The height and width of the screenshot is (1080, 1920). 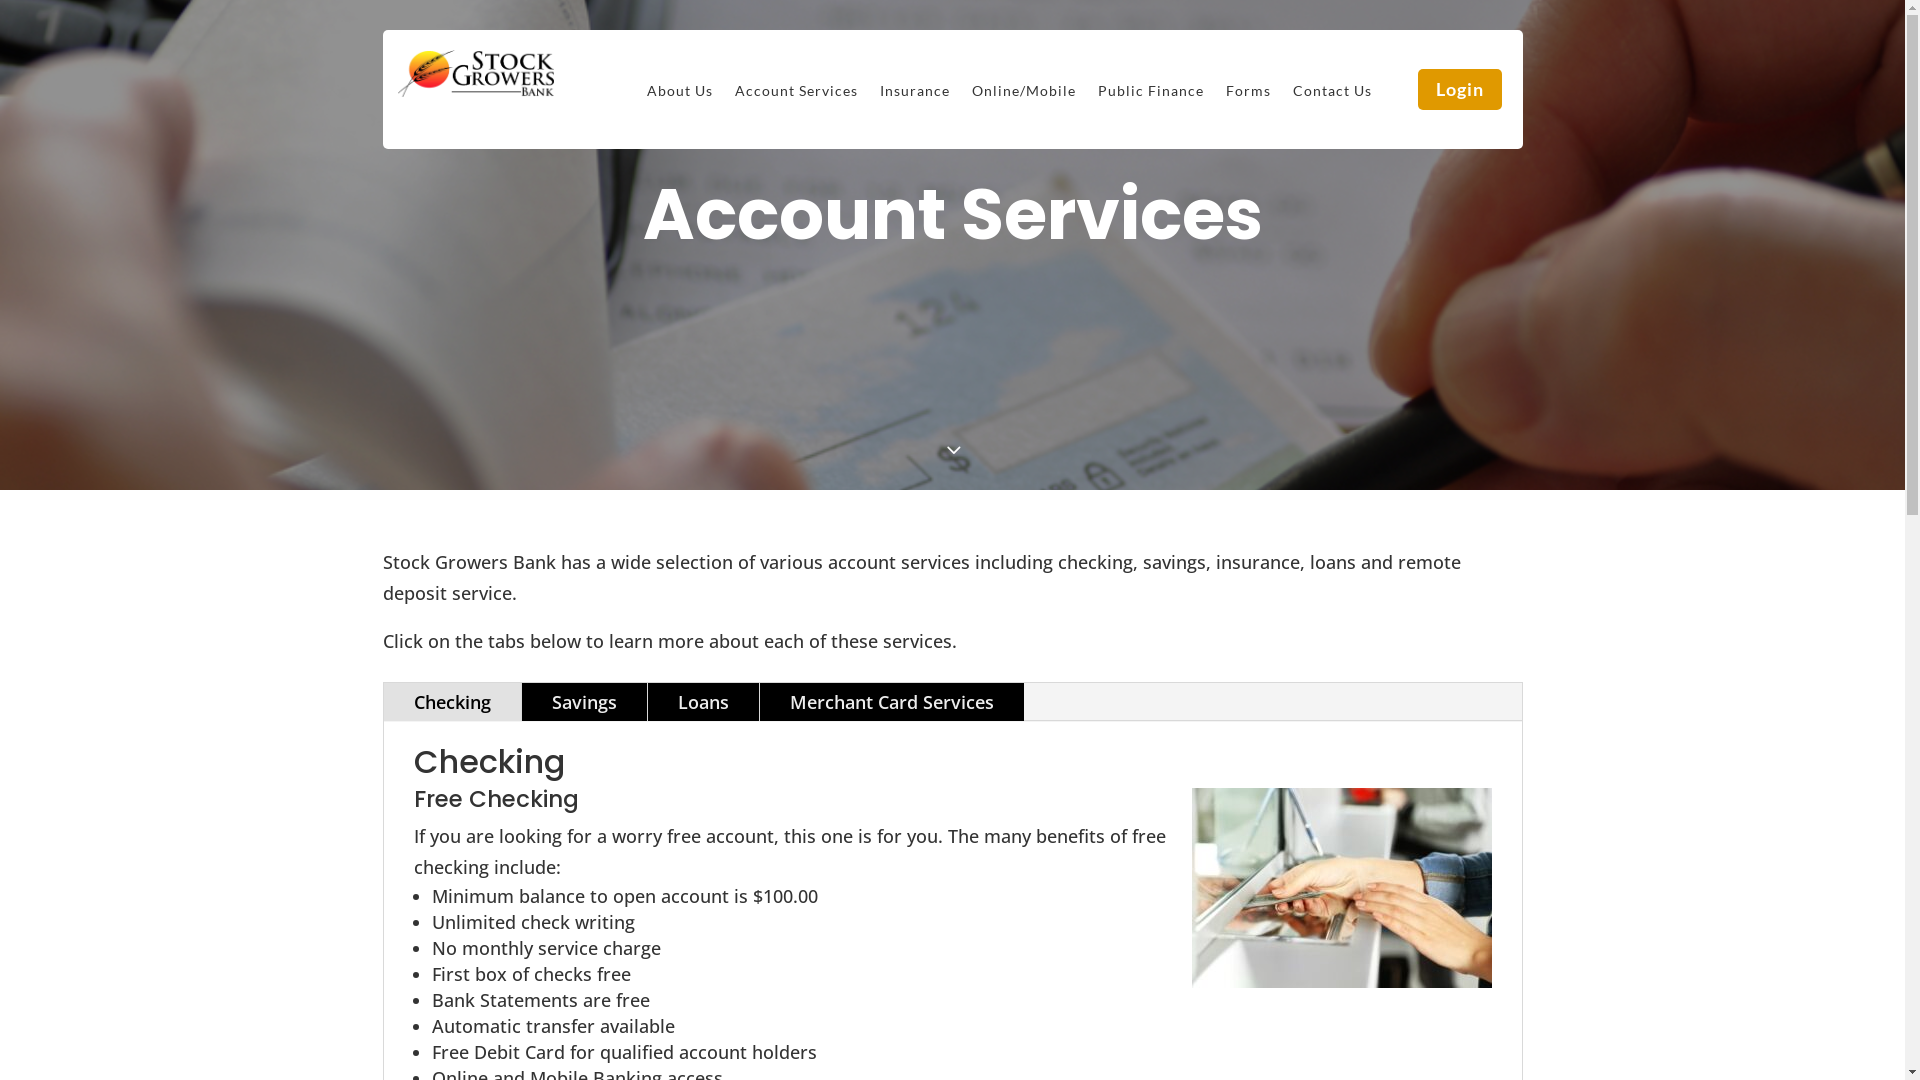 I want to click on 'Public Finance', so click(x=1151, y=95).